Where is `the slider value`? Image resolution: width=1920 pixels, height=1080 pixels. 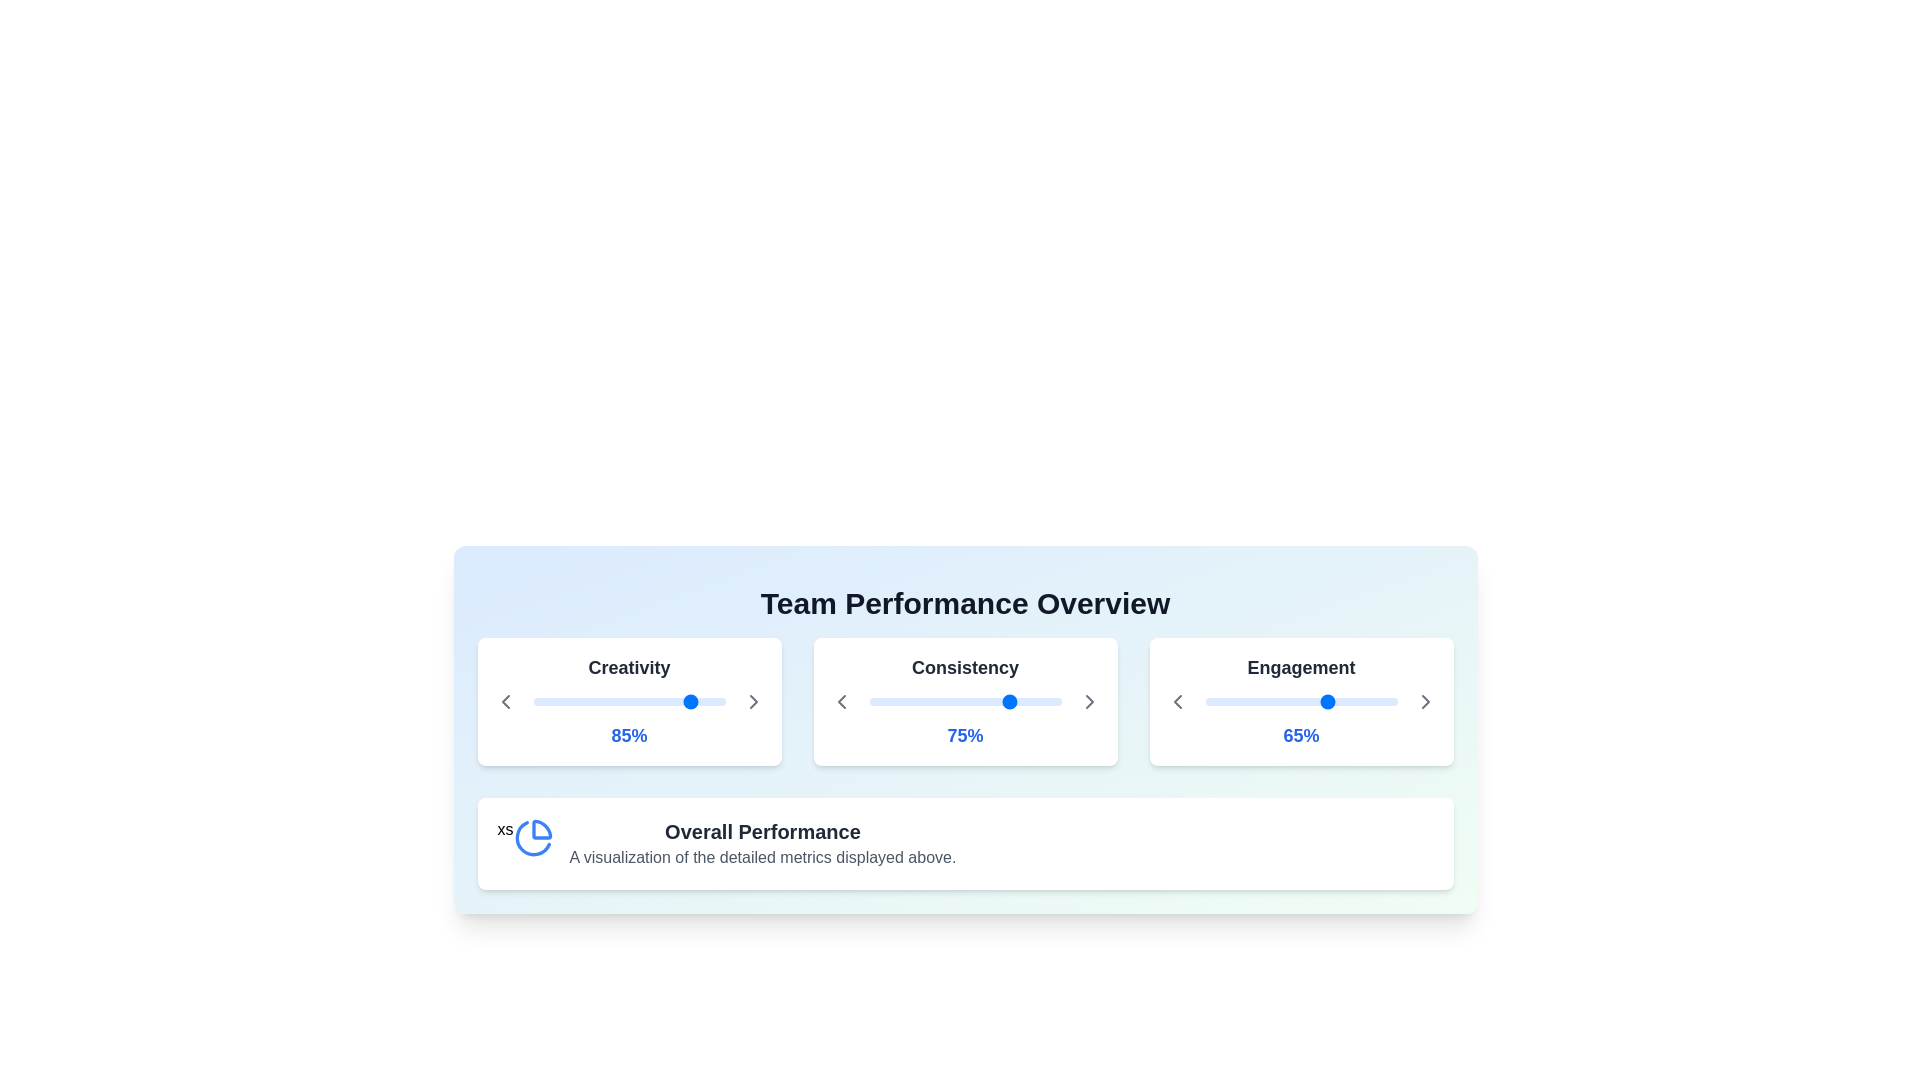
the slider value is located at coordinates (628, 701).